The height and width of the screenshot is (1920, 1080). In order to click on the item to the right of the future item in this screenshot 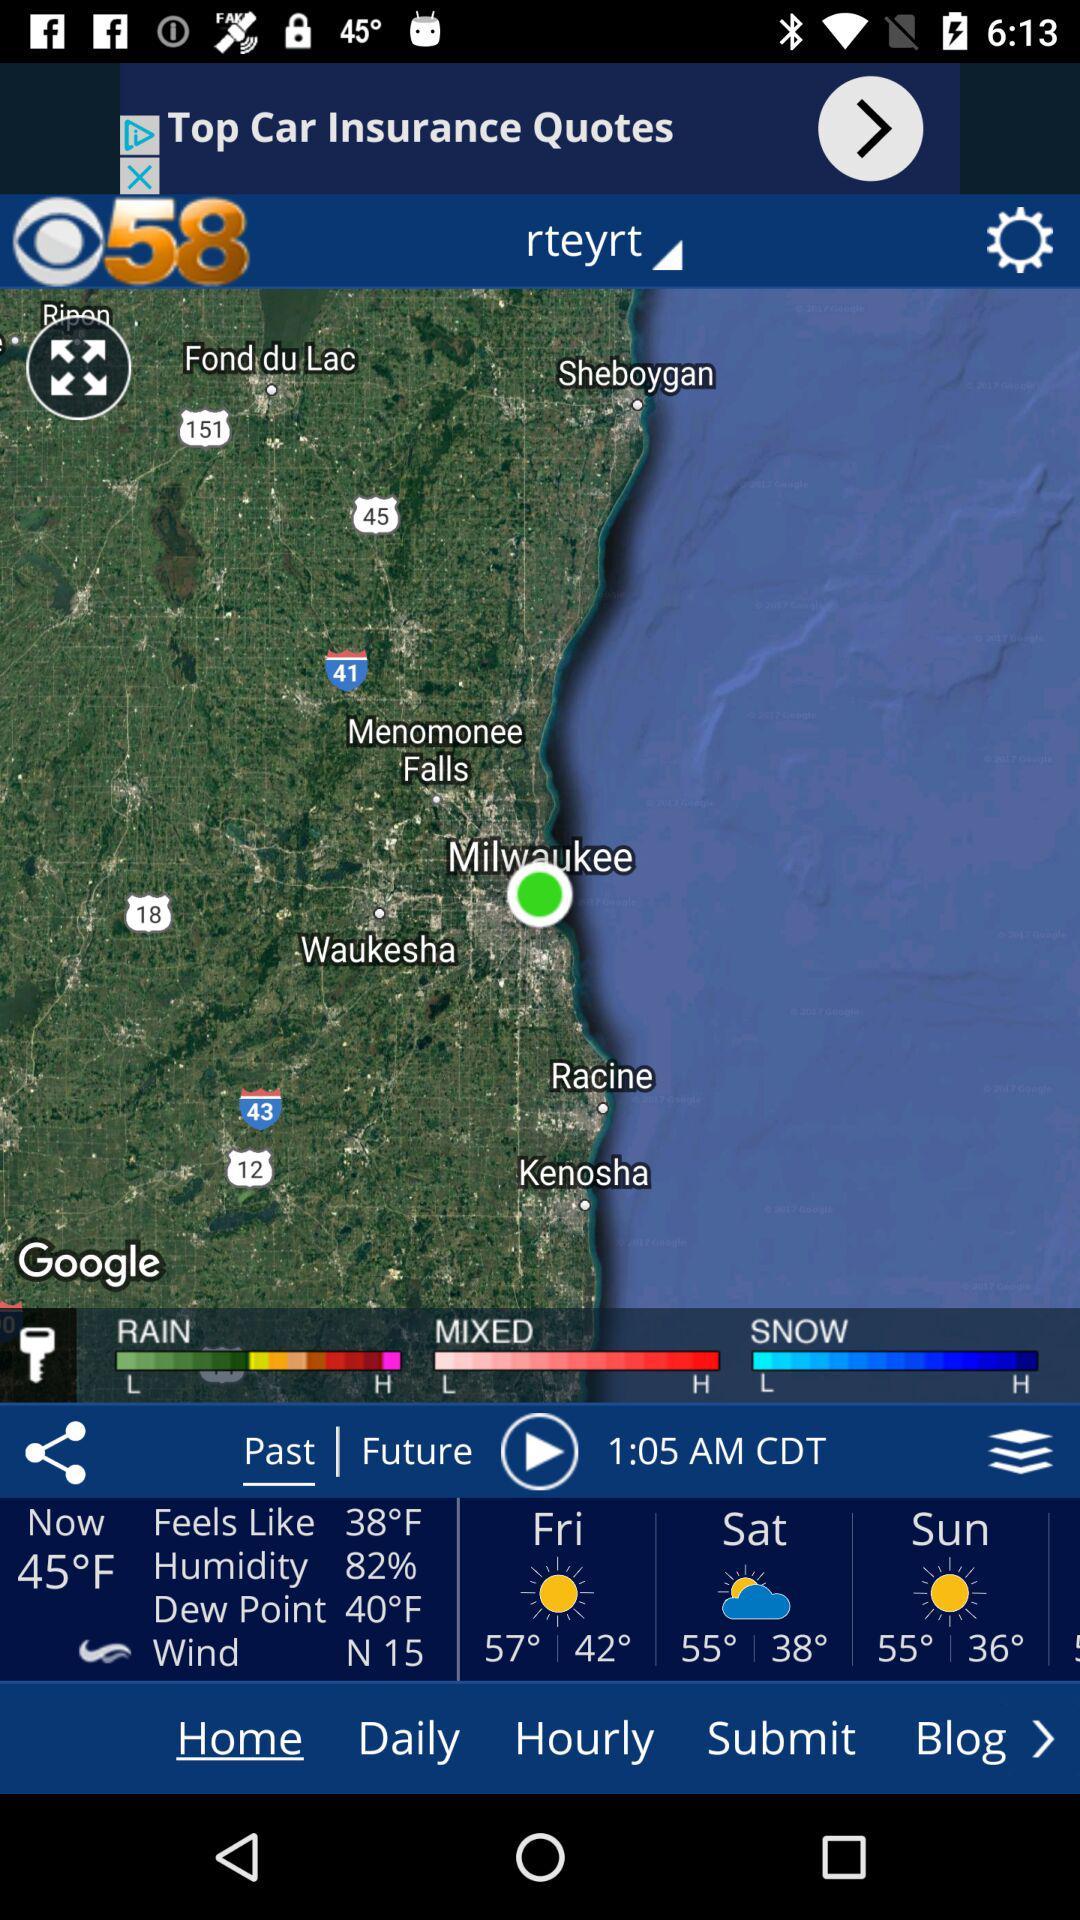, I will do `click(538, 1451)`.